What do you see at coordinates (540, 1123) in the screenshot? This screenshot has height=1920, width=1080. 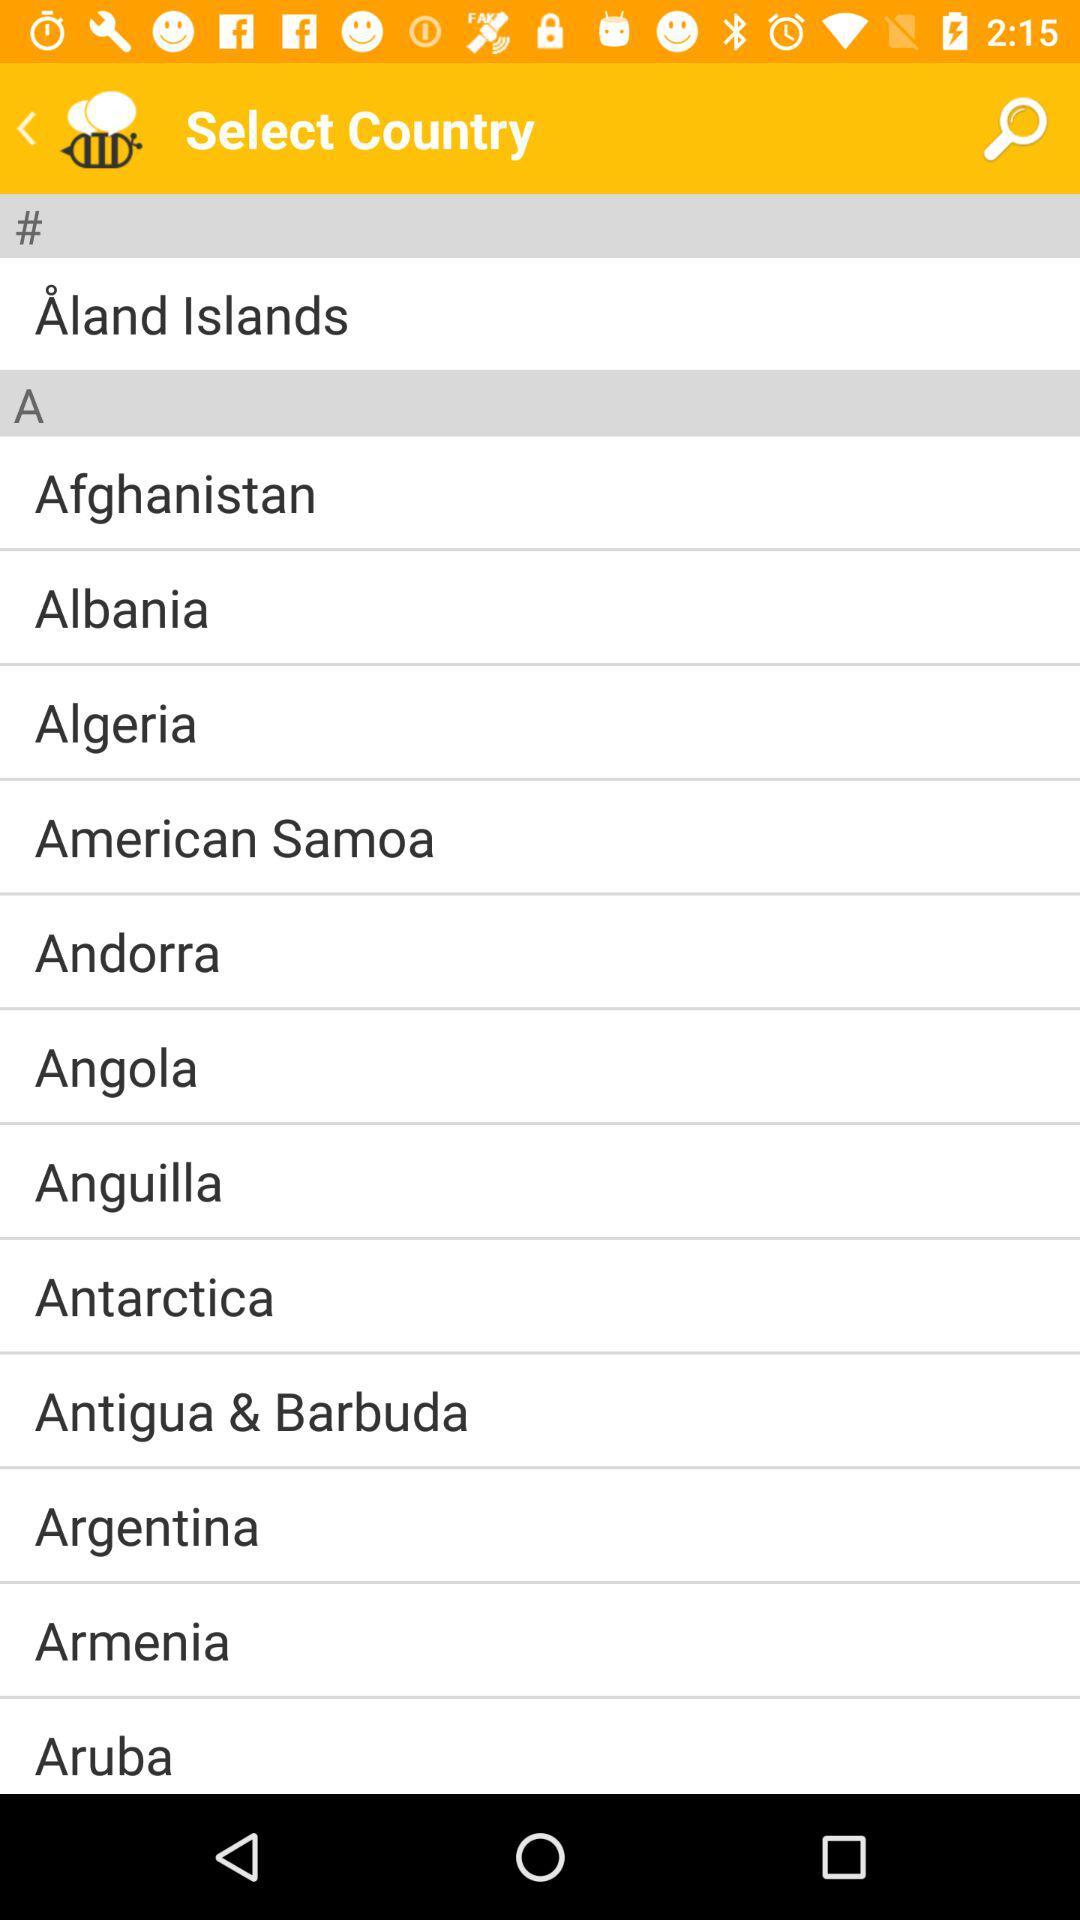 I see `icon below the angola item` at bounding box center [540, 1123].